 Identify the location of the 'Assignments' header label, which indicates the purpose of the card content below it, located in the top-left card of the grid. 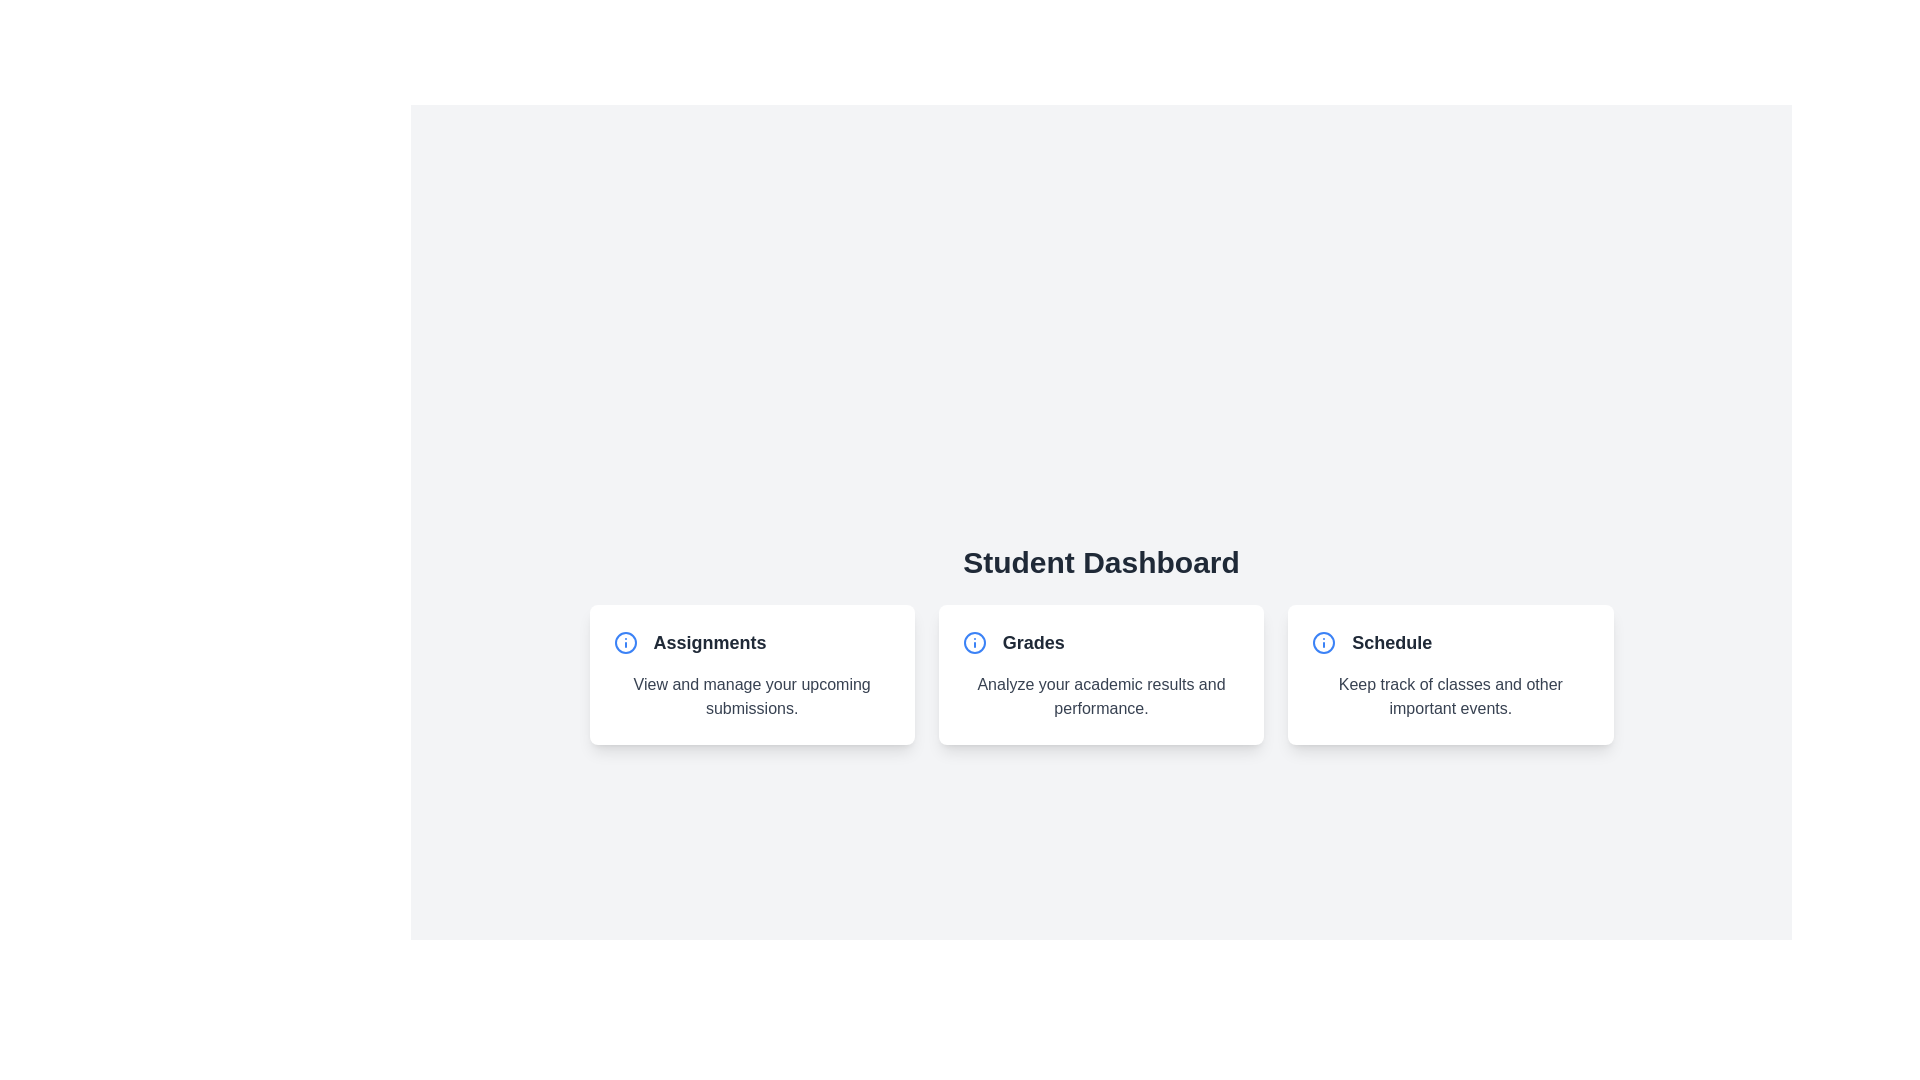
(751, 643).